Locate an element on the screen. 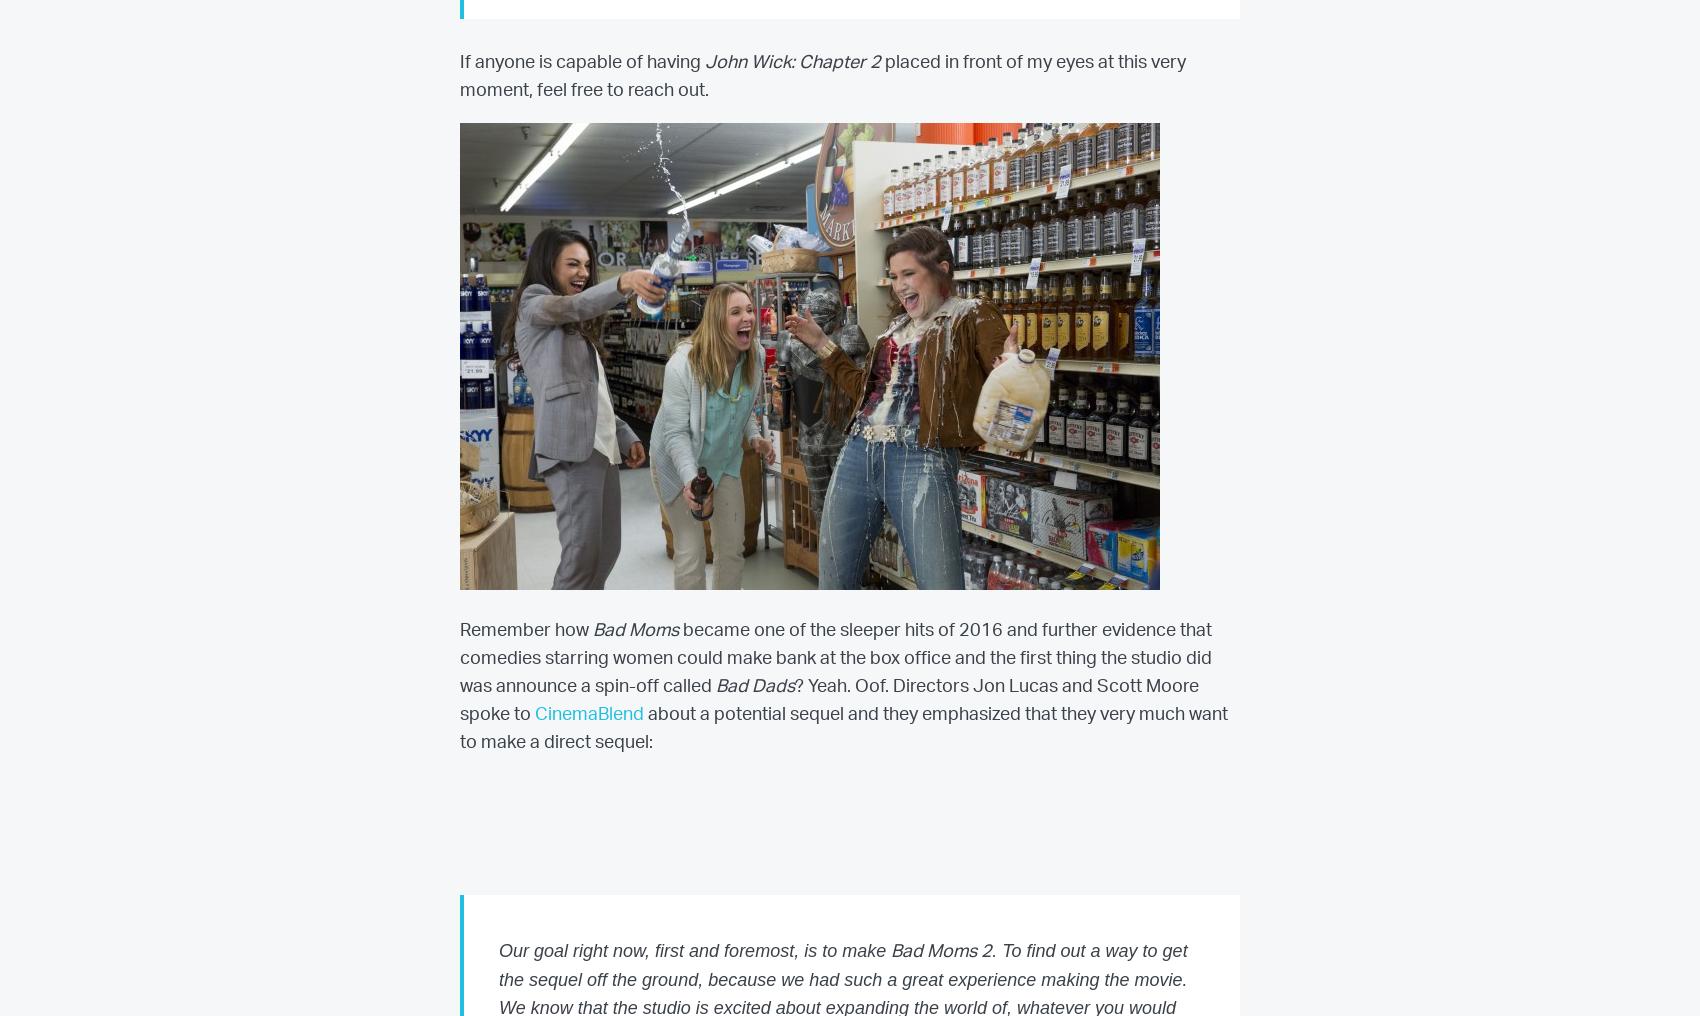 This screenshot has width=1700, height=1016. 'If anyone is capable of having' is located at coordinates (460, 61).